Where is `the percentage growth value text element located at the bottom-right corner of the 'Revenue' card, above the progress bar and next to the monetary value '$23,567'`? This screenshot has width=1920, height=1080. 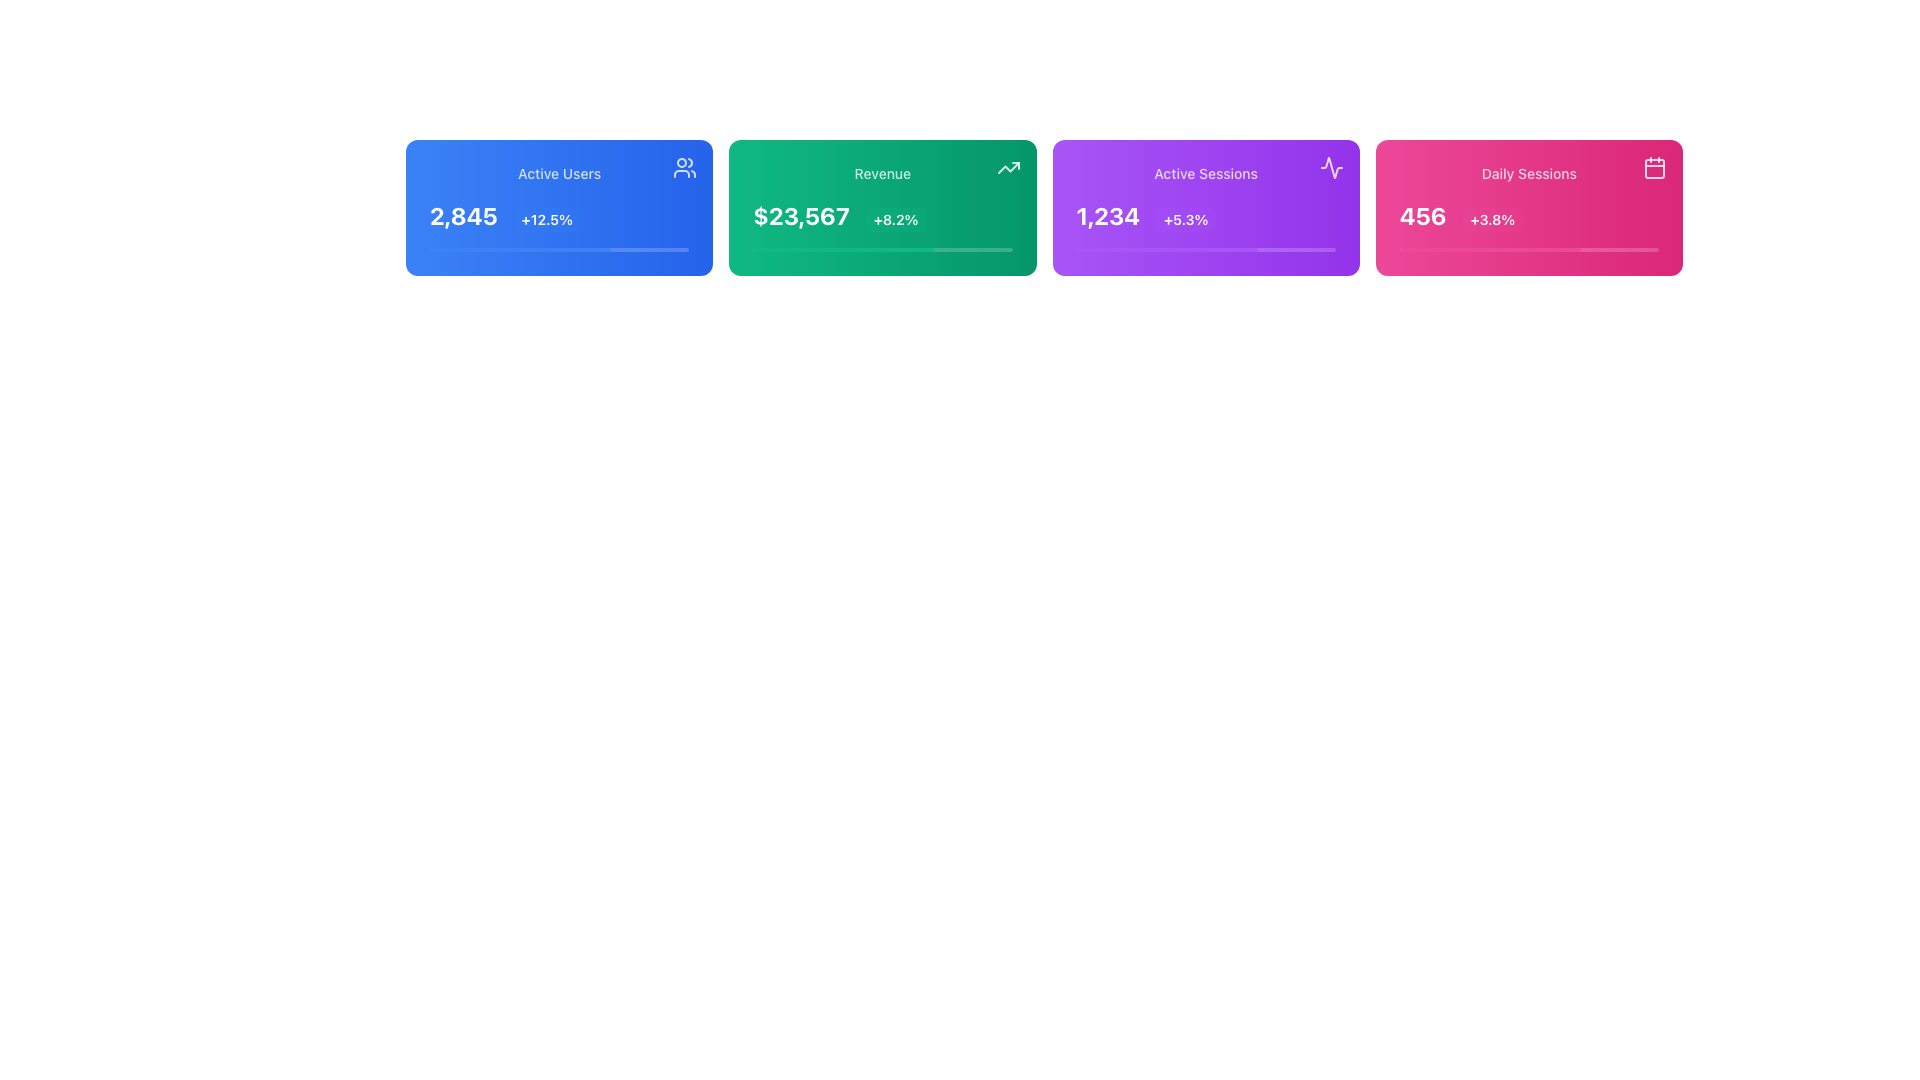 the percentage growth value text element located at the bottom-right corner of the 'Revenue' card, above the progress bar and next to the monetary value '$23,567' is located at coordinates (881, 208).